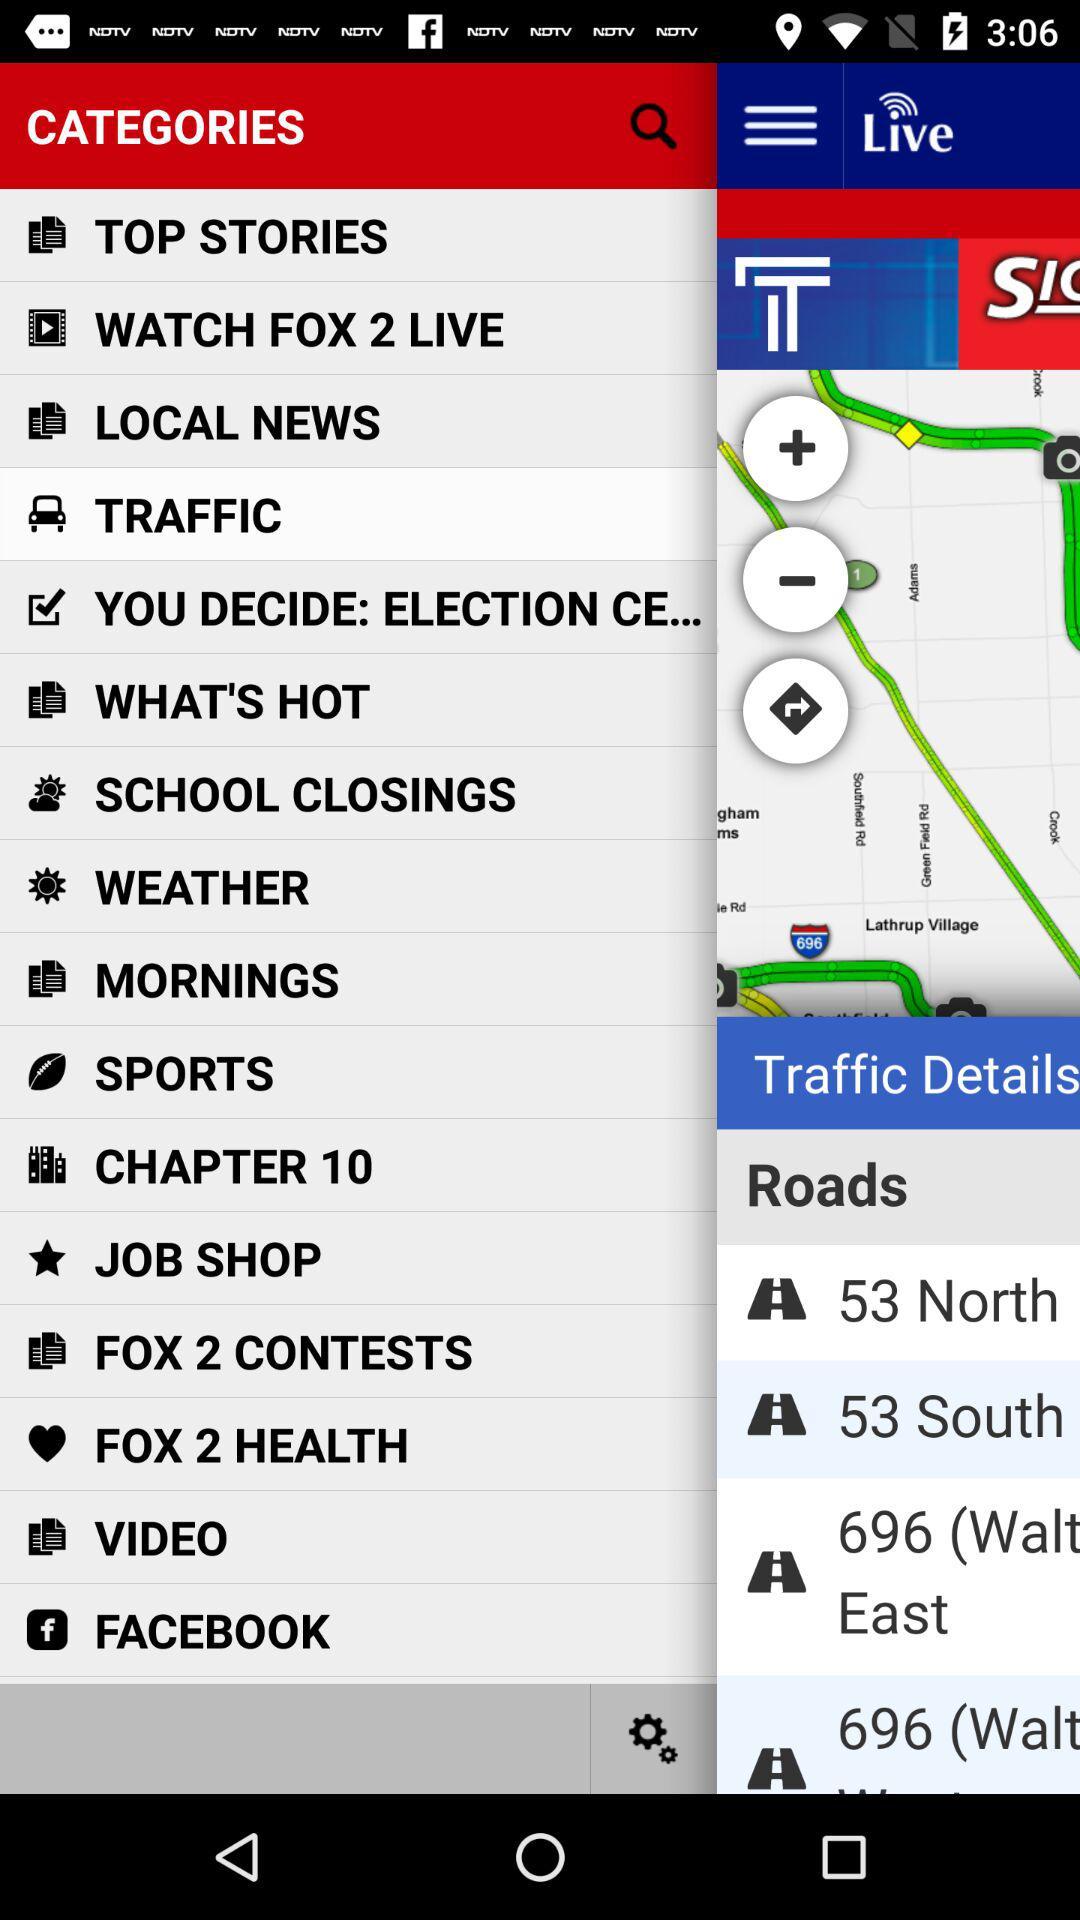 This screenshot has width=1080, height=1920. What do you see at coordinates (906, 124) in the screenshot?
I see `programming` at bounding box center [906, 124].